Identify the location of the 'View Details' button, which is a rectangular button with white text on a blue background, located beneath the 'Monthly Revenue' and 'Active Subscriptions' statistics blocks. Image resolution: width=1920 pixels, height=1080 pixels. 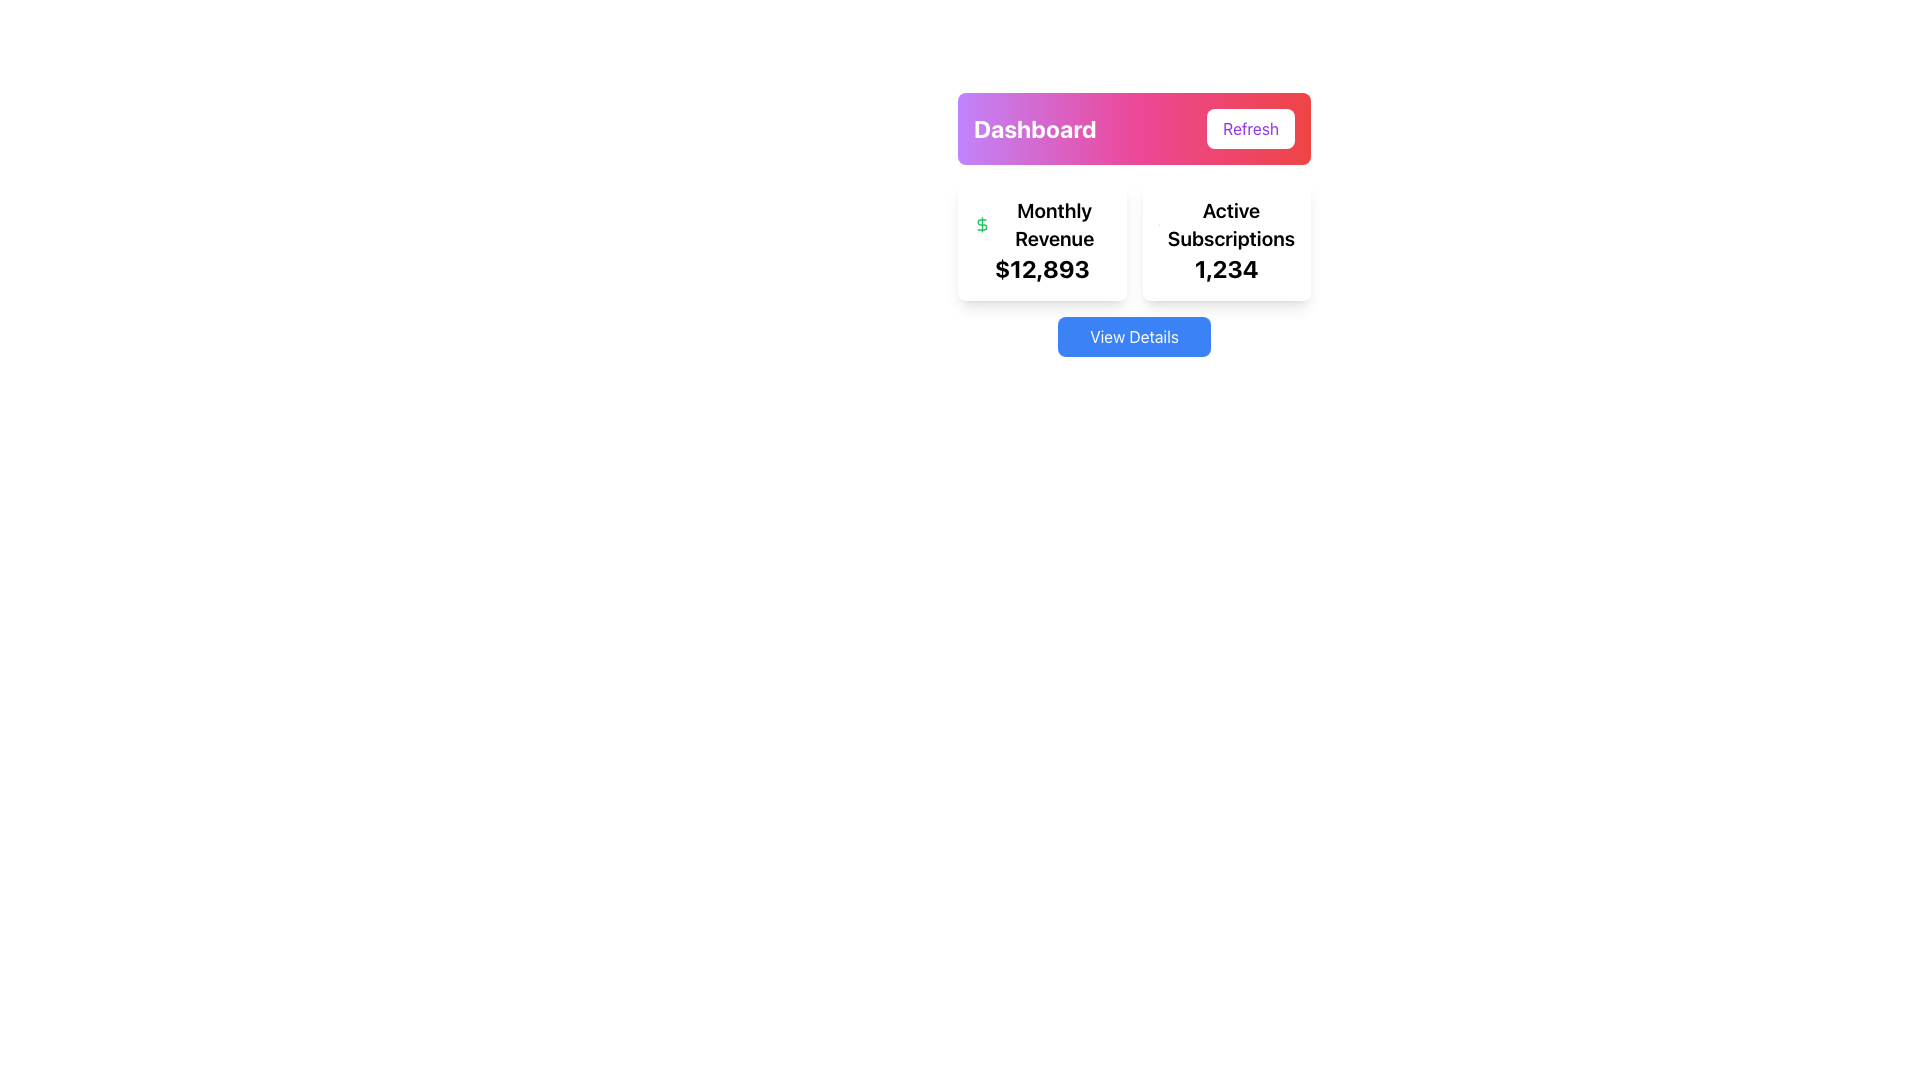
(1134, 335).